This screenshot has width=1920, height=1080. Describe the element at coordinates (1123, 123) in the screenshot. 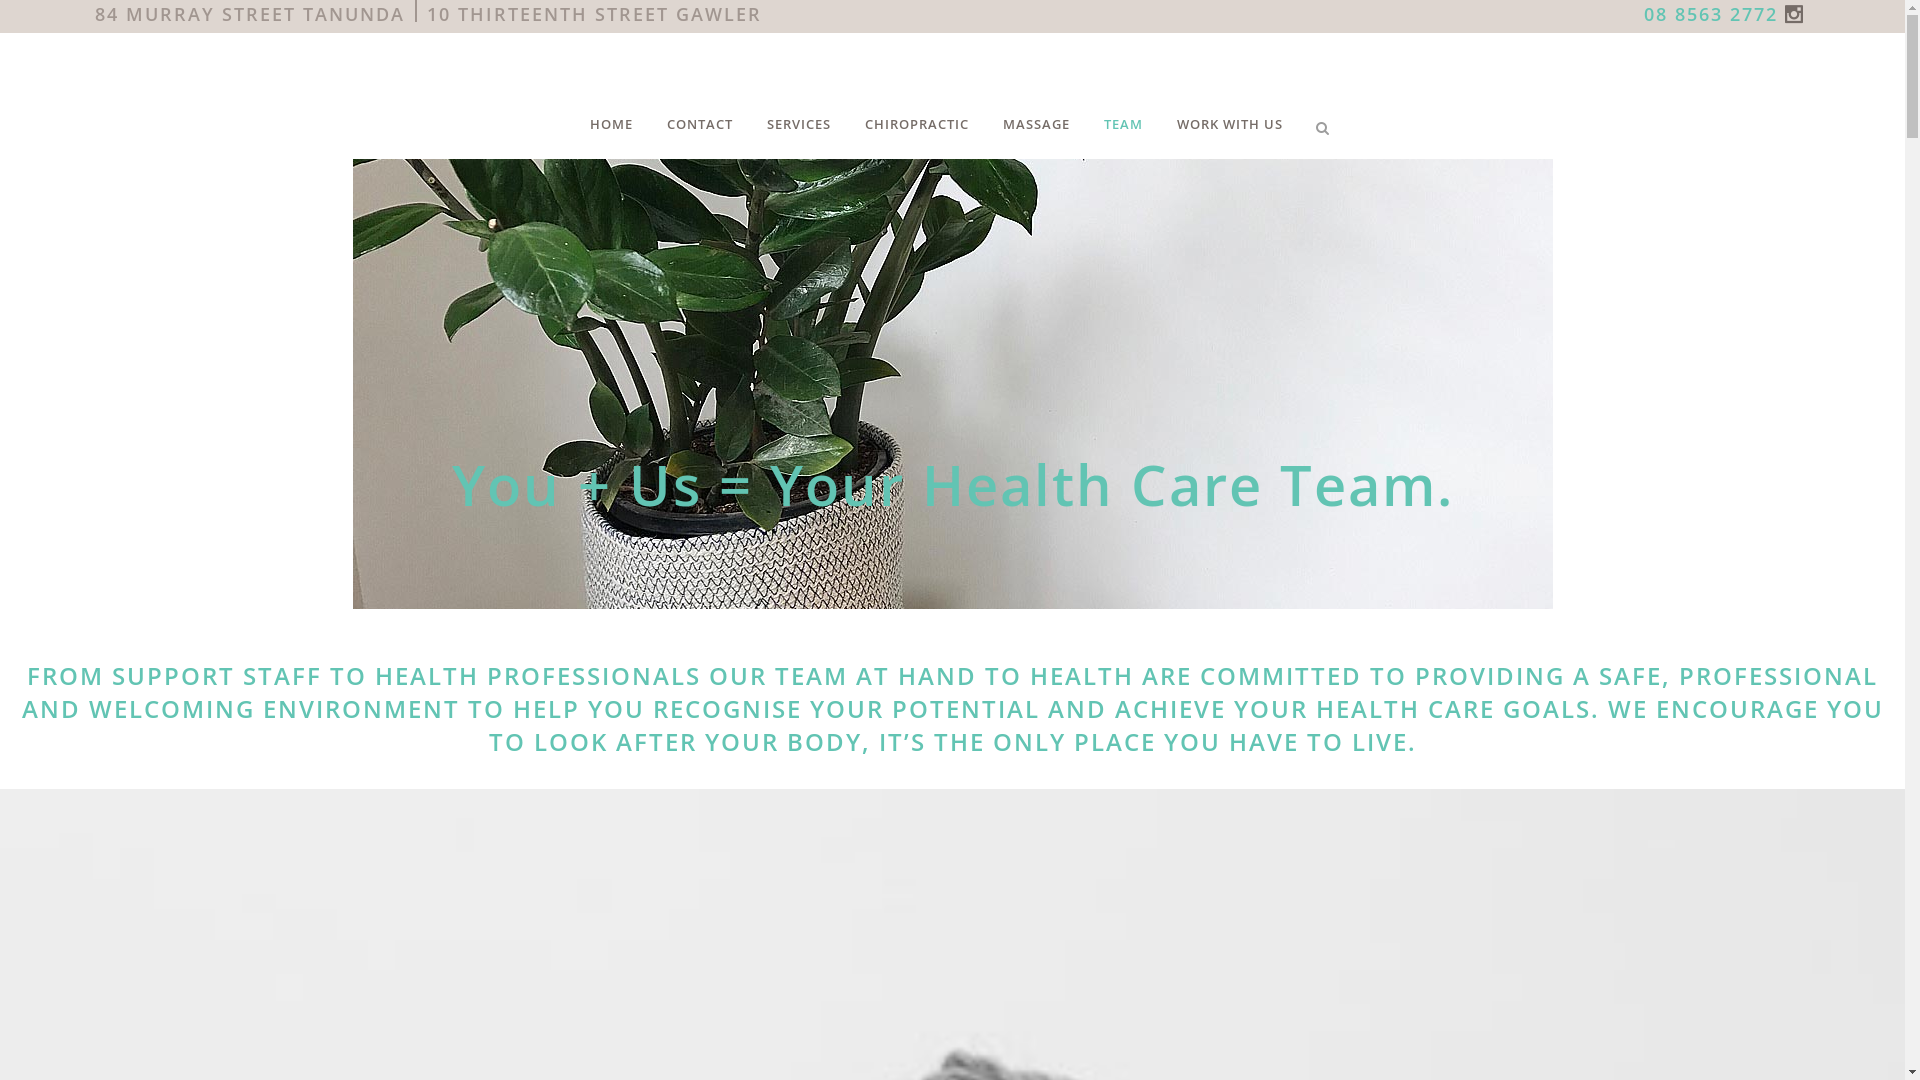

I see `'TEAM'` at that location.